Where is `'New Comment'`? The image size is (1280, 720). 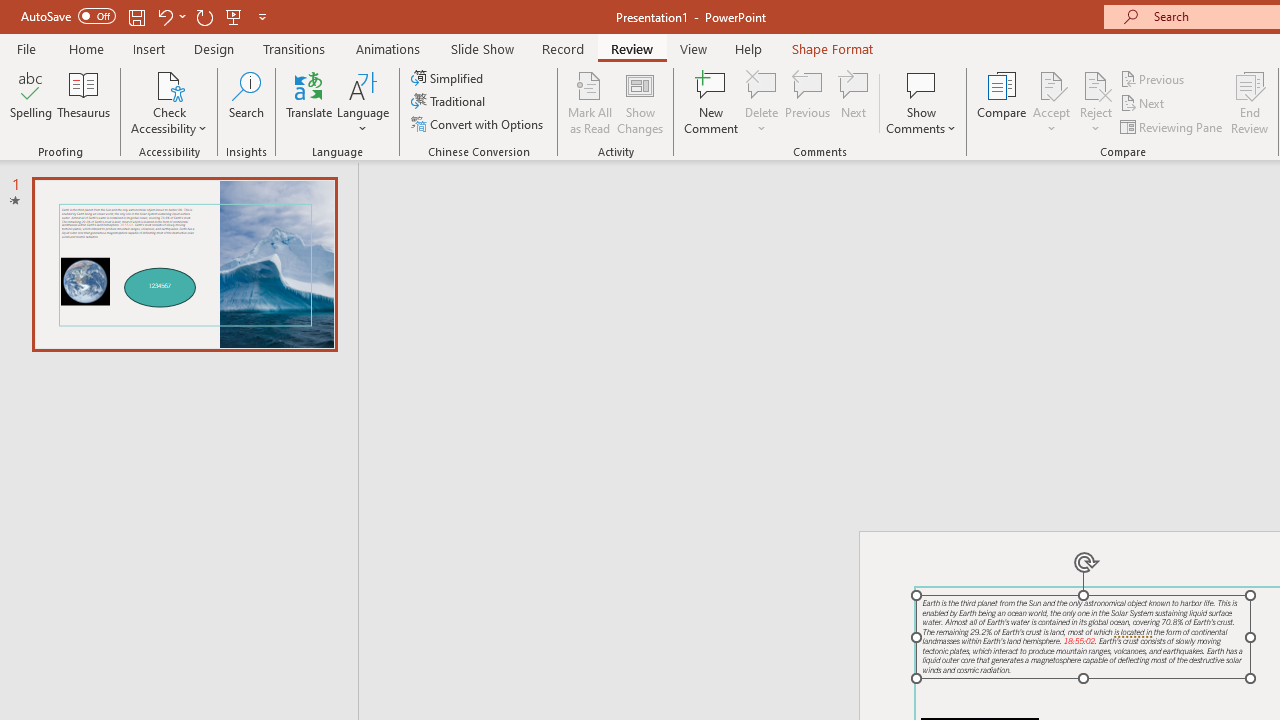
'New Comment' is located at coordinates (711, 103).